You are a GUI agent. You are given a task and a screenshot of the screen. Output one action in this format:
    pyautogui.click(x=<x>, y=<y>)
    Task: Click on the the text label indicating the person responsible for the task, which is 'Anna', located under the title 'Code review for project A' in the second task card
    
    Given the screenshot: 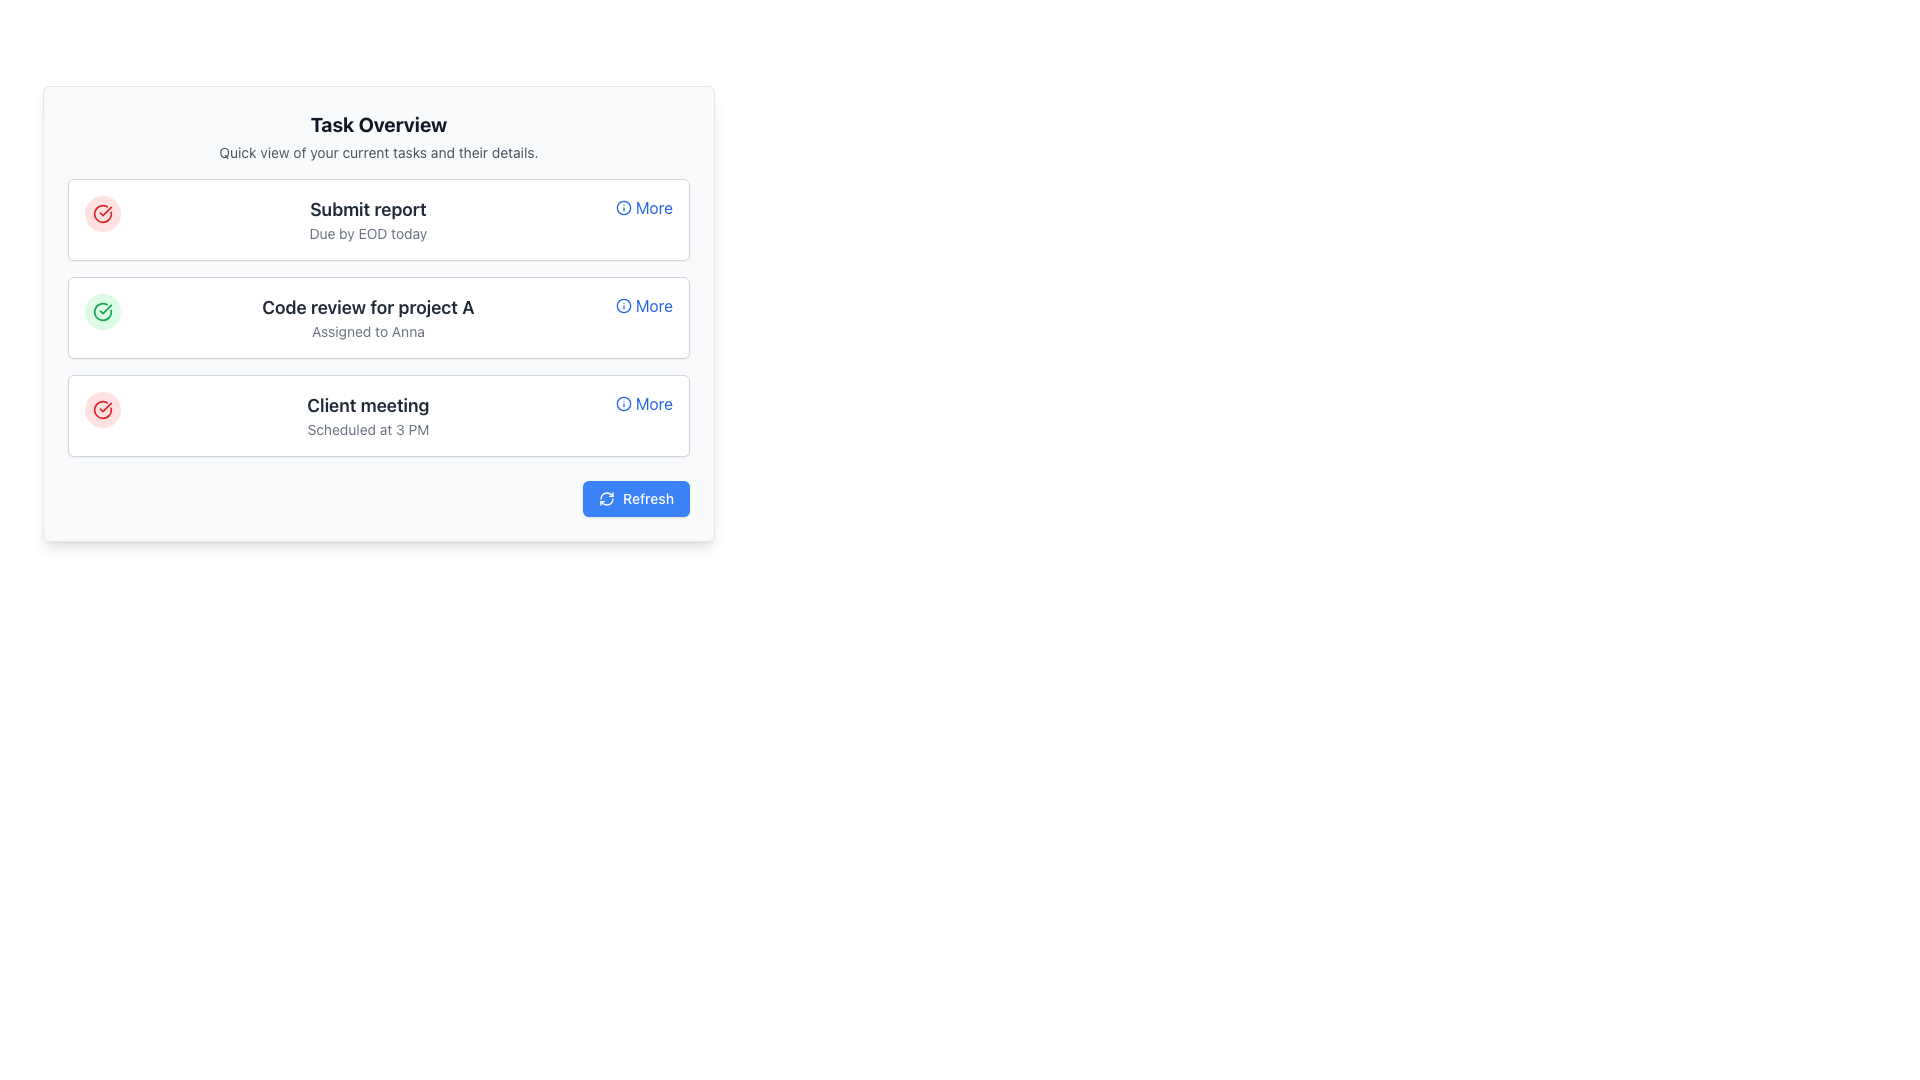 What is the action you would take?
    pyautogui.click(x=368, y=330)
    